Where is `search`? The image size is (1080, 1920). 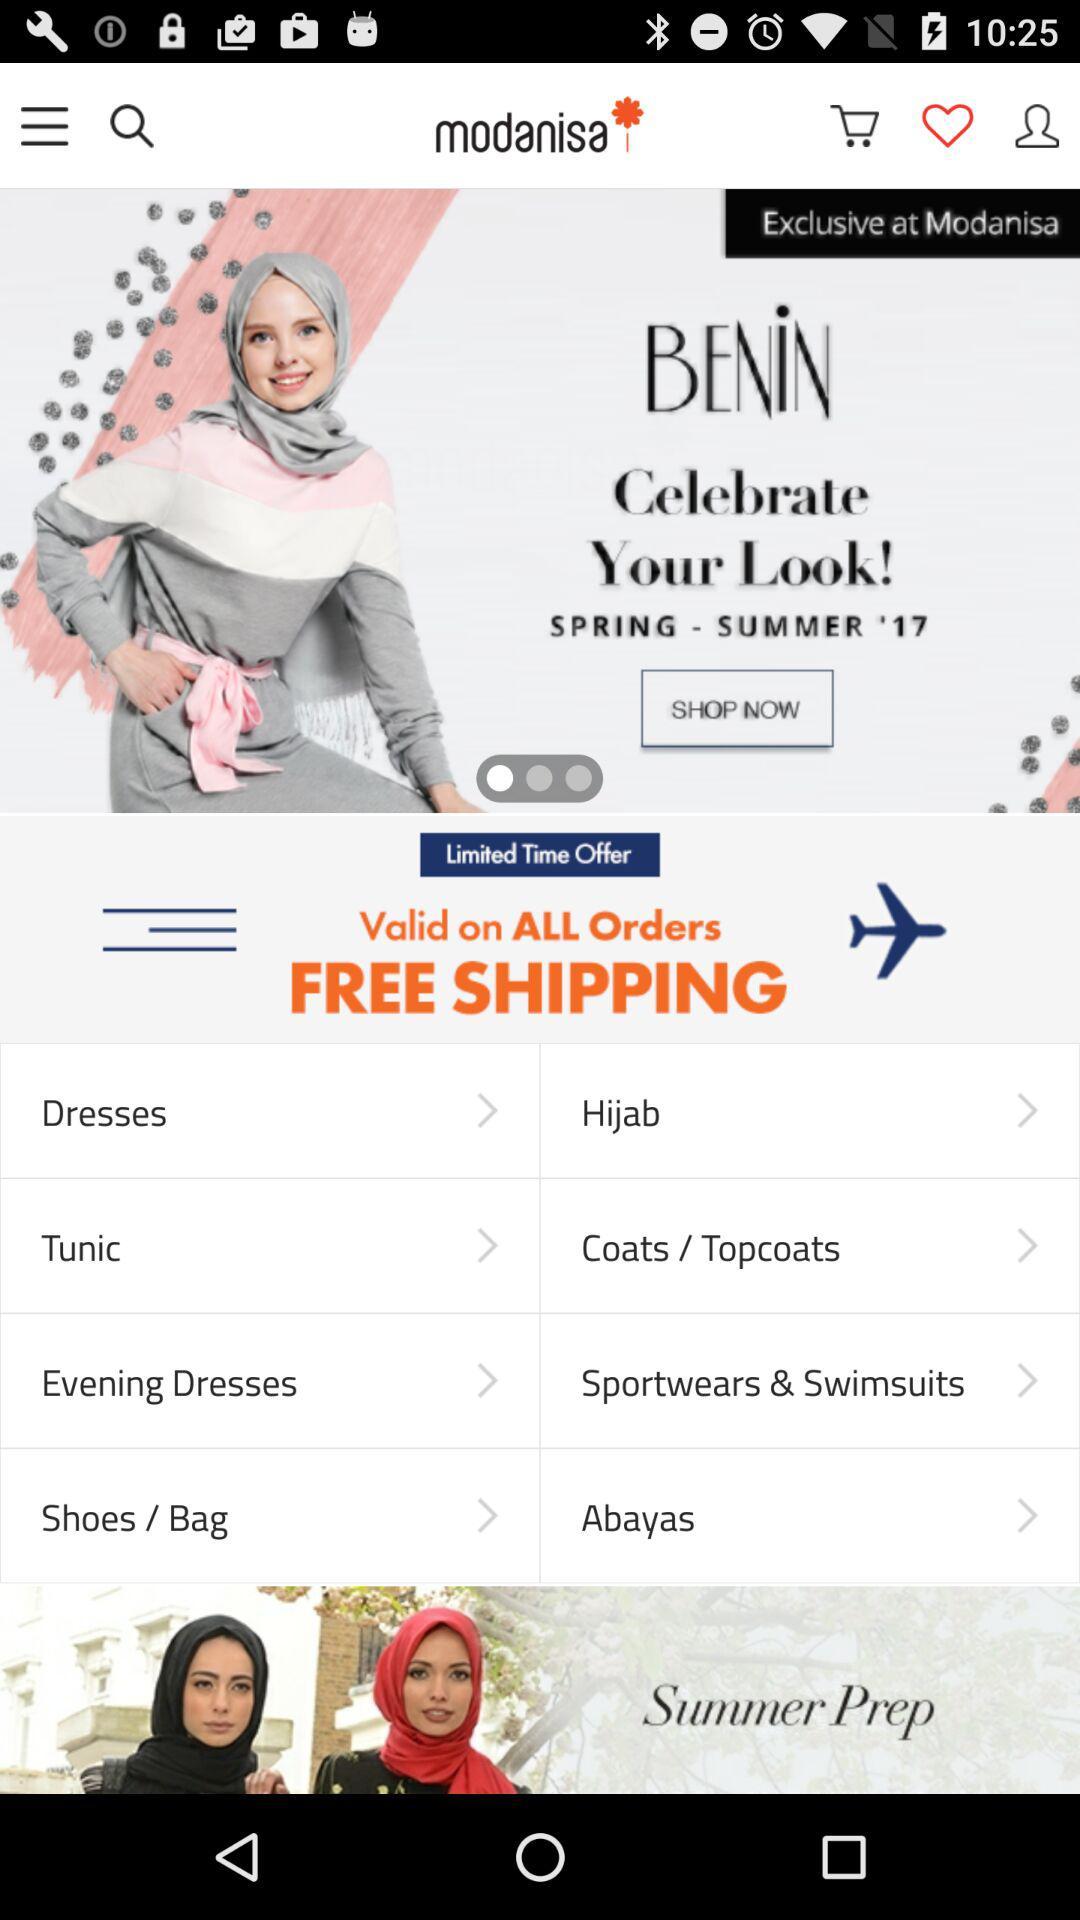
search is located at coordinates (131, 124).